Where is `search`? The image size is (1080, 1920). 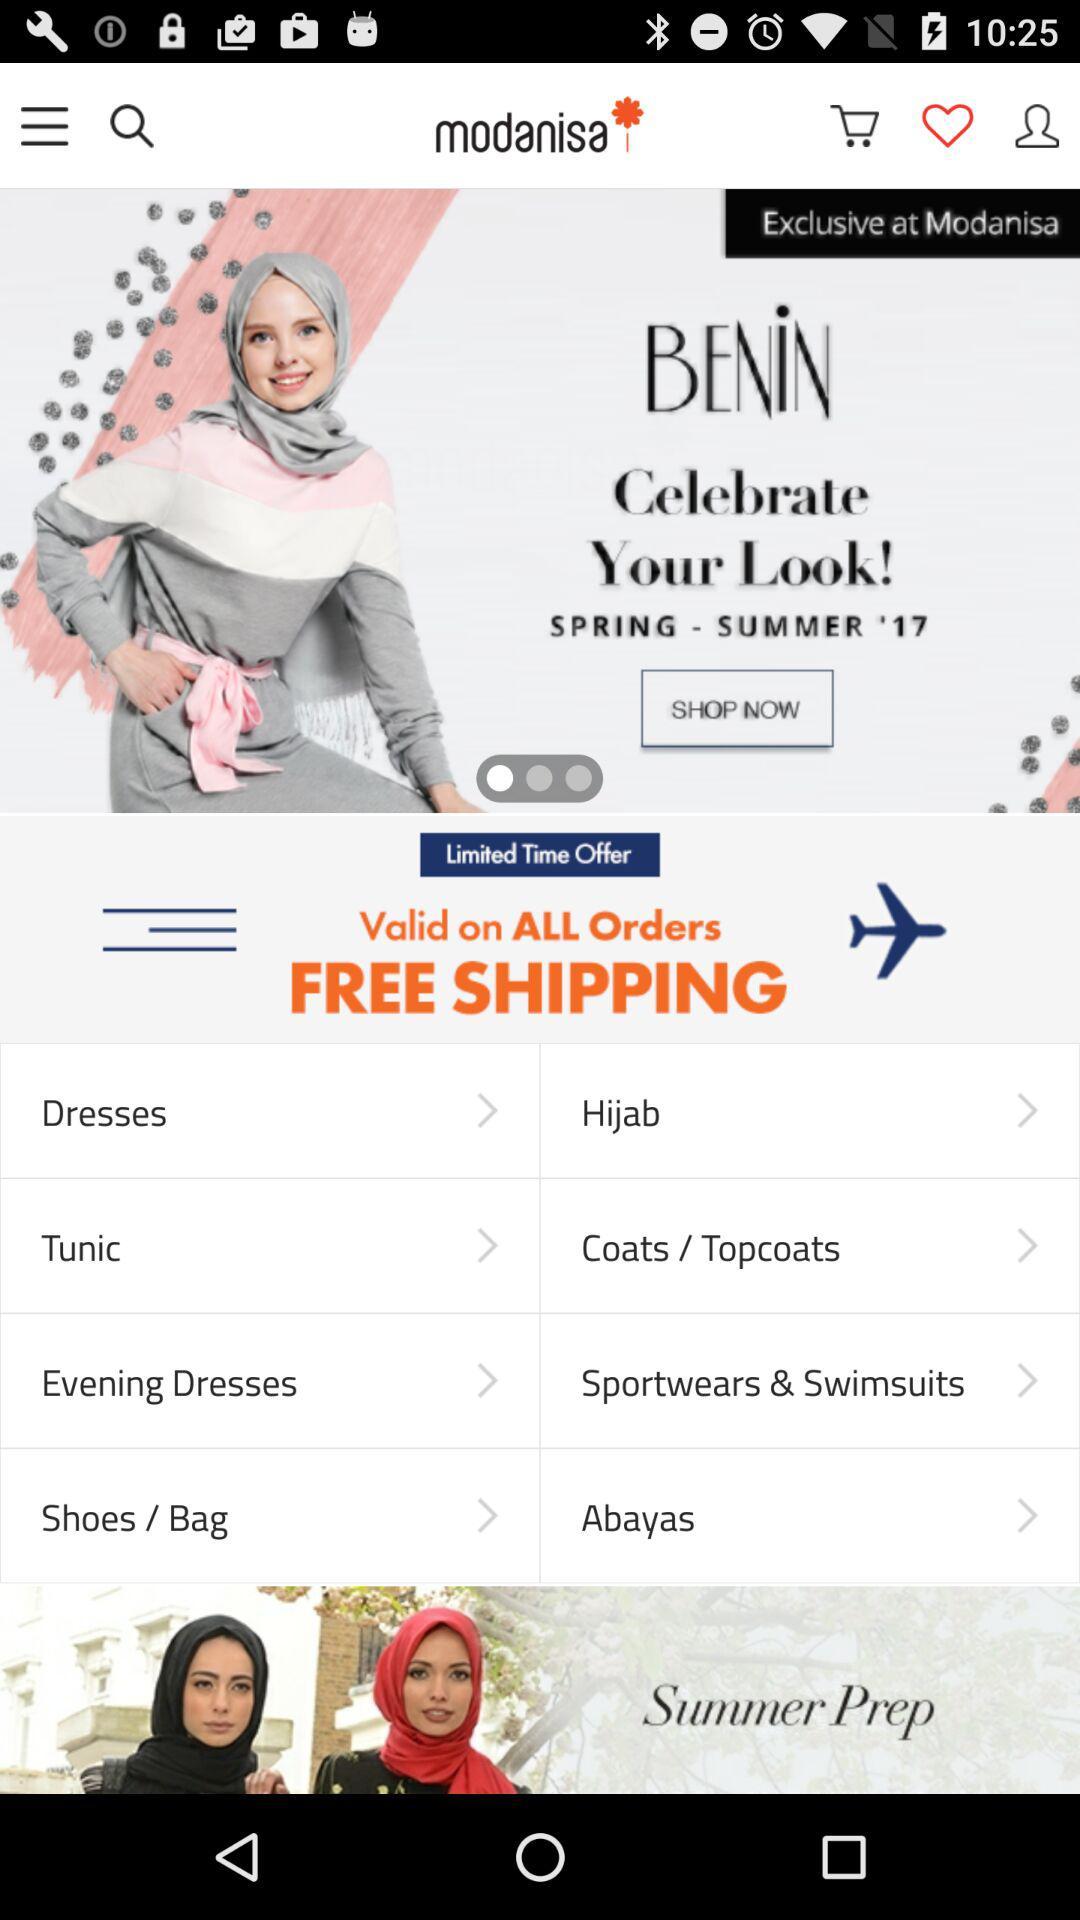
search is located at coordinates (131, 124).